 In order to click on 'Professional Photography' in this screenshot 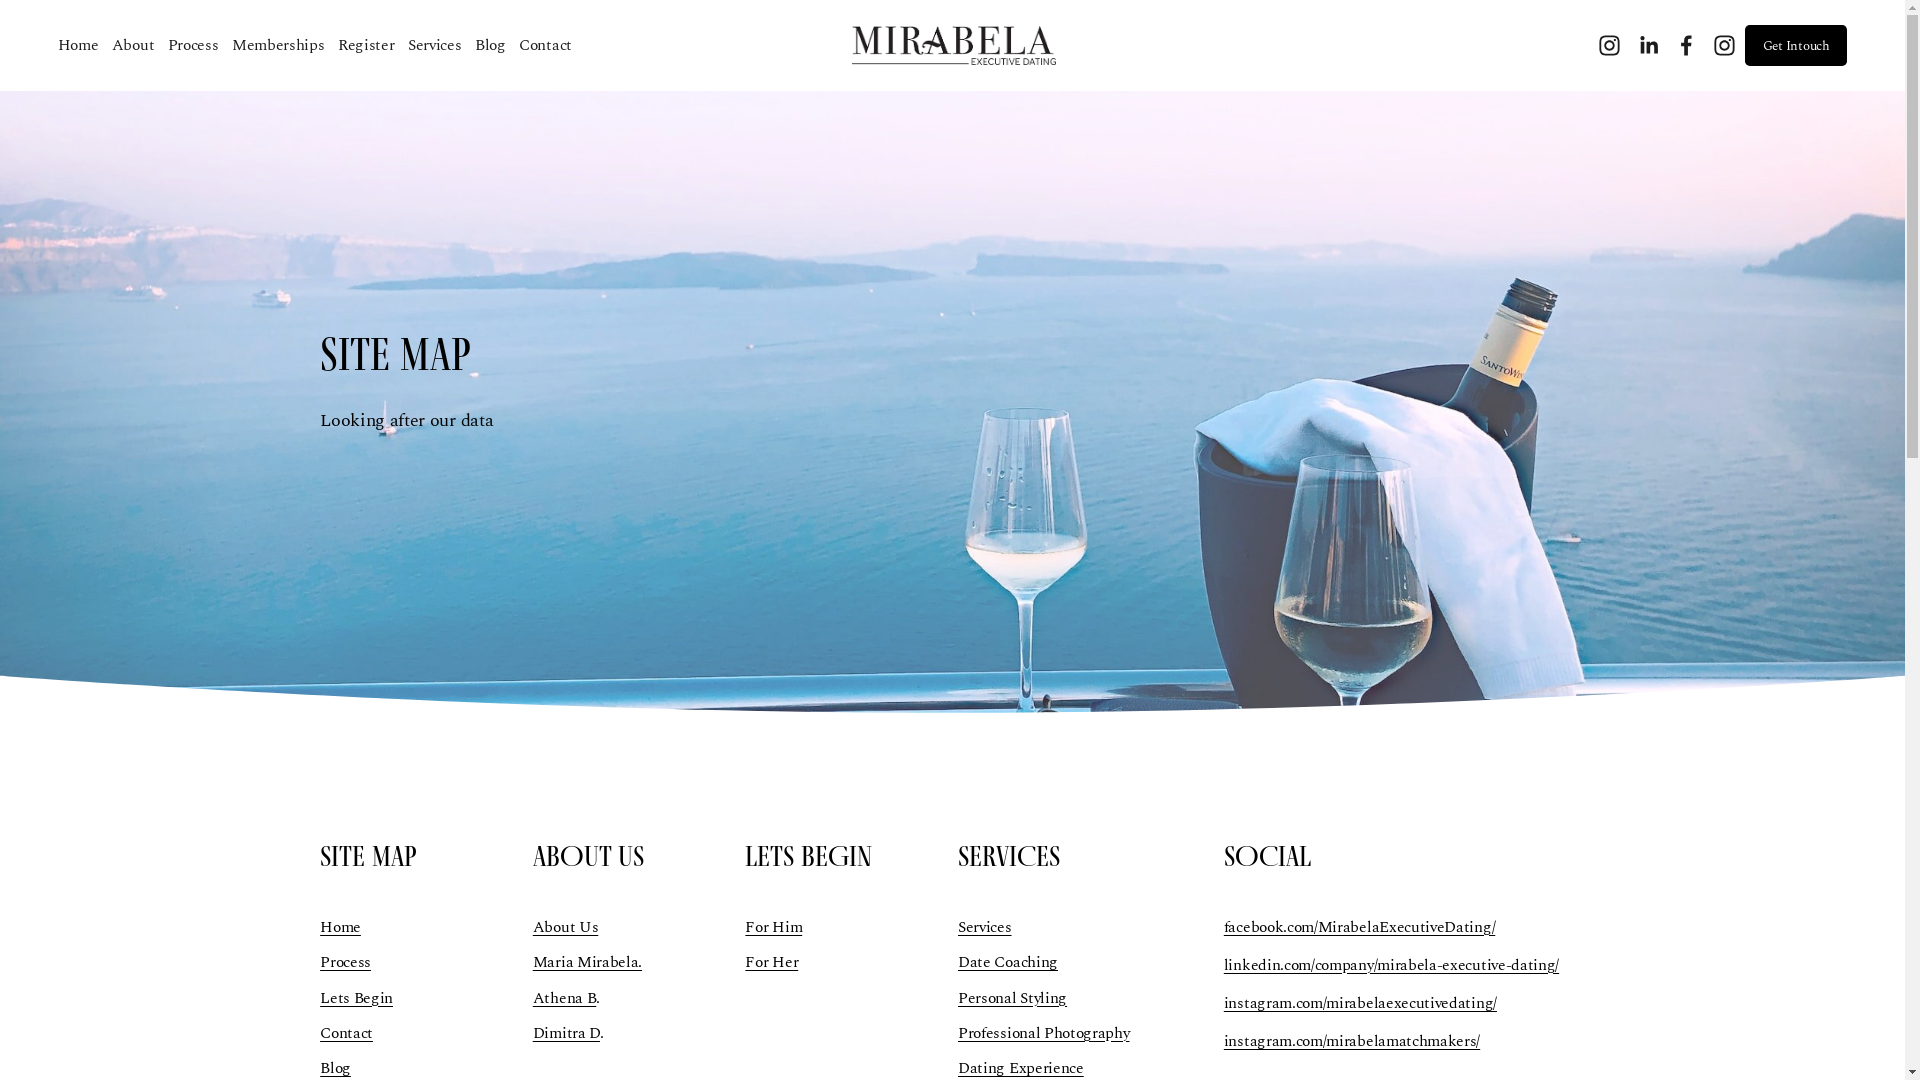, I will do `click(1042, 1033)`.